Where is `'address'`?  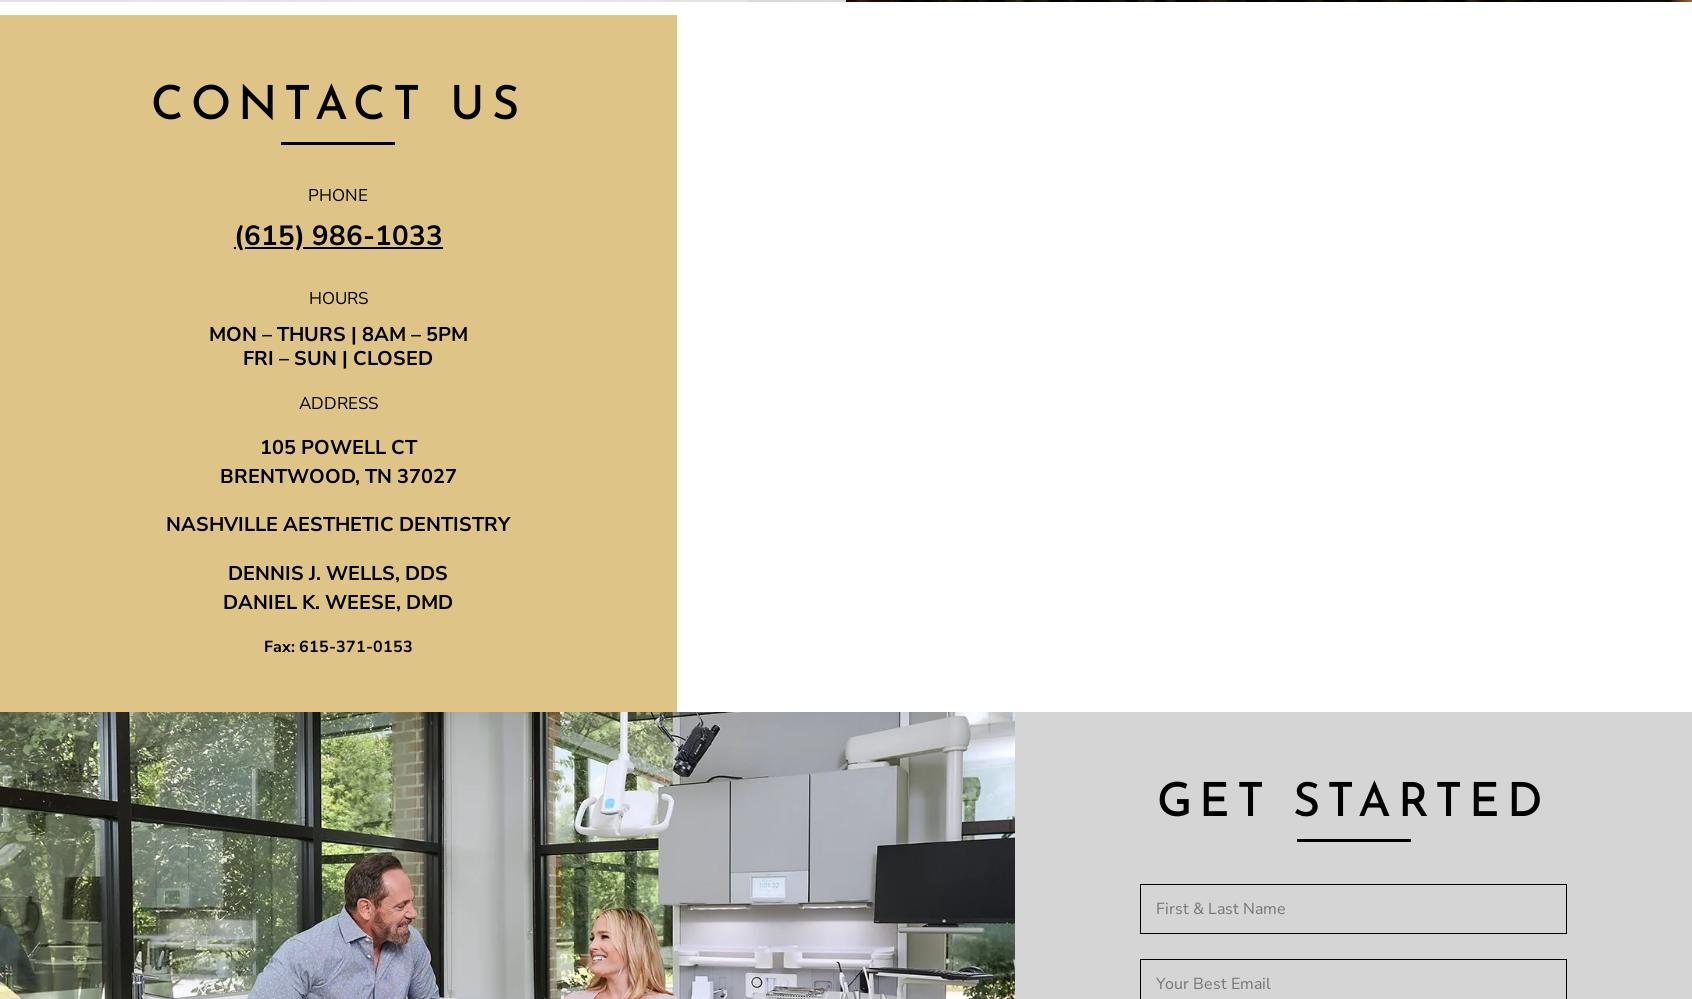
'address' is located at coordinates (336, 401).